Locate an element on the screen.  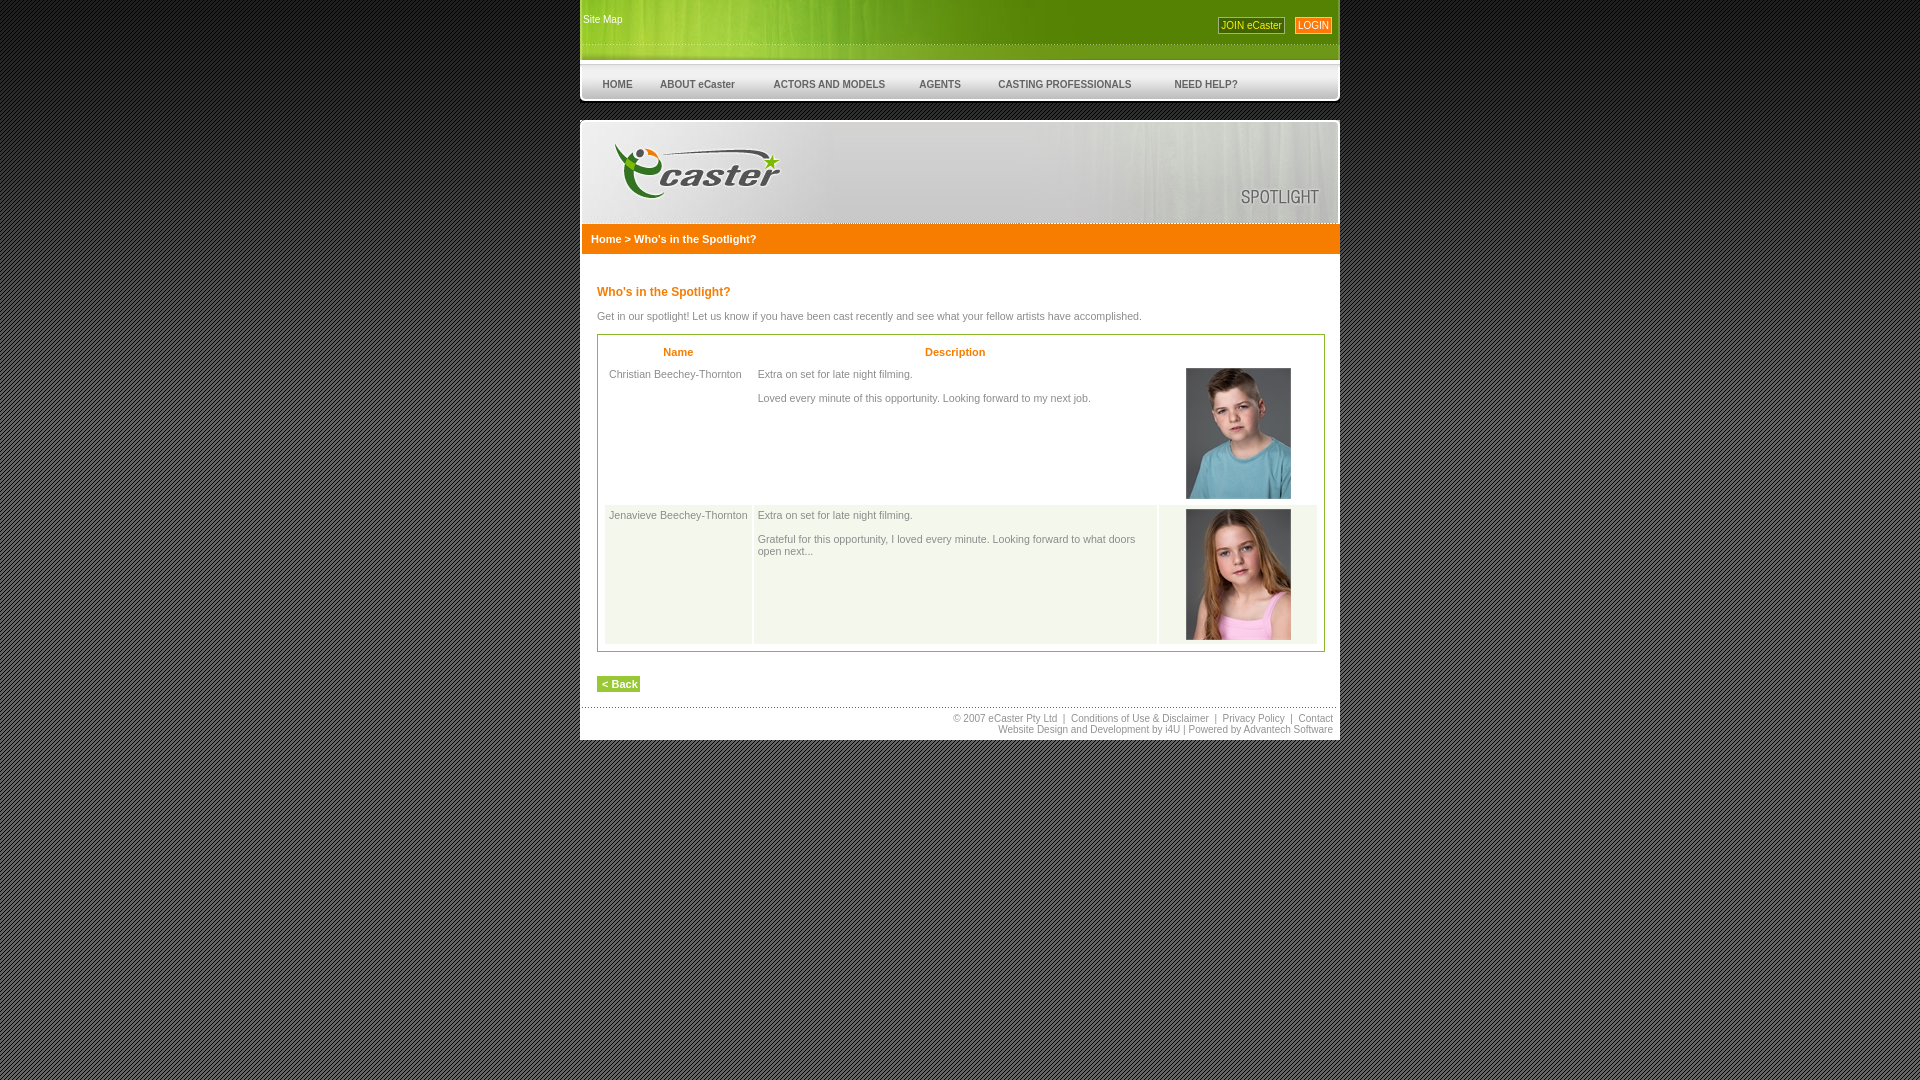
'Home' is located at coordinates (605, 238).